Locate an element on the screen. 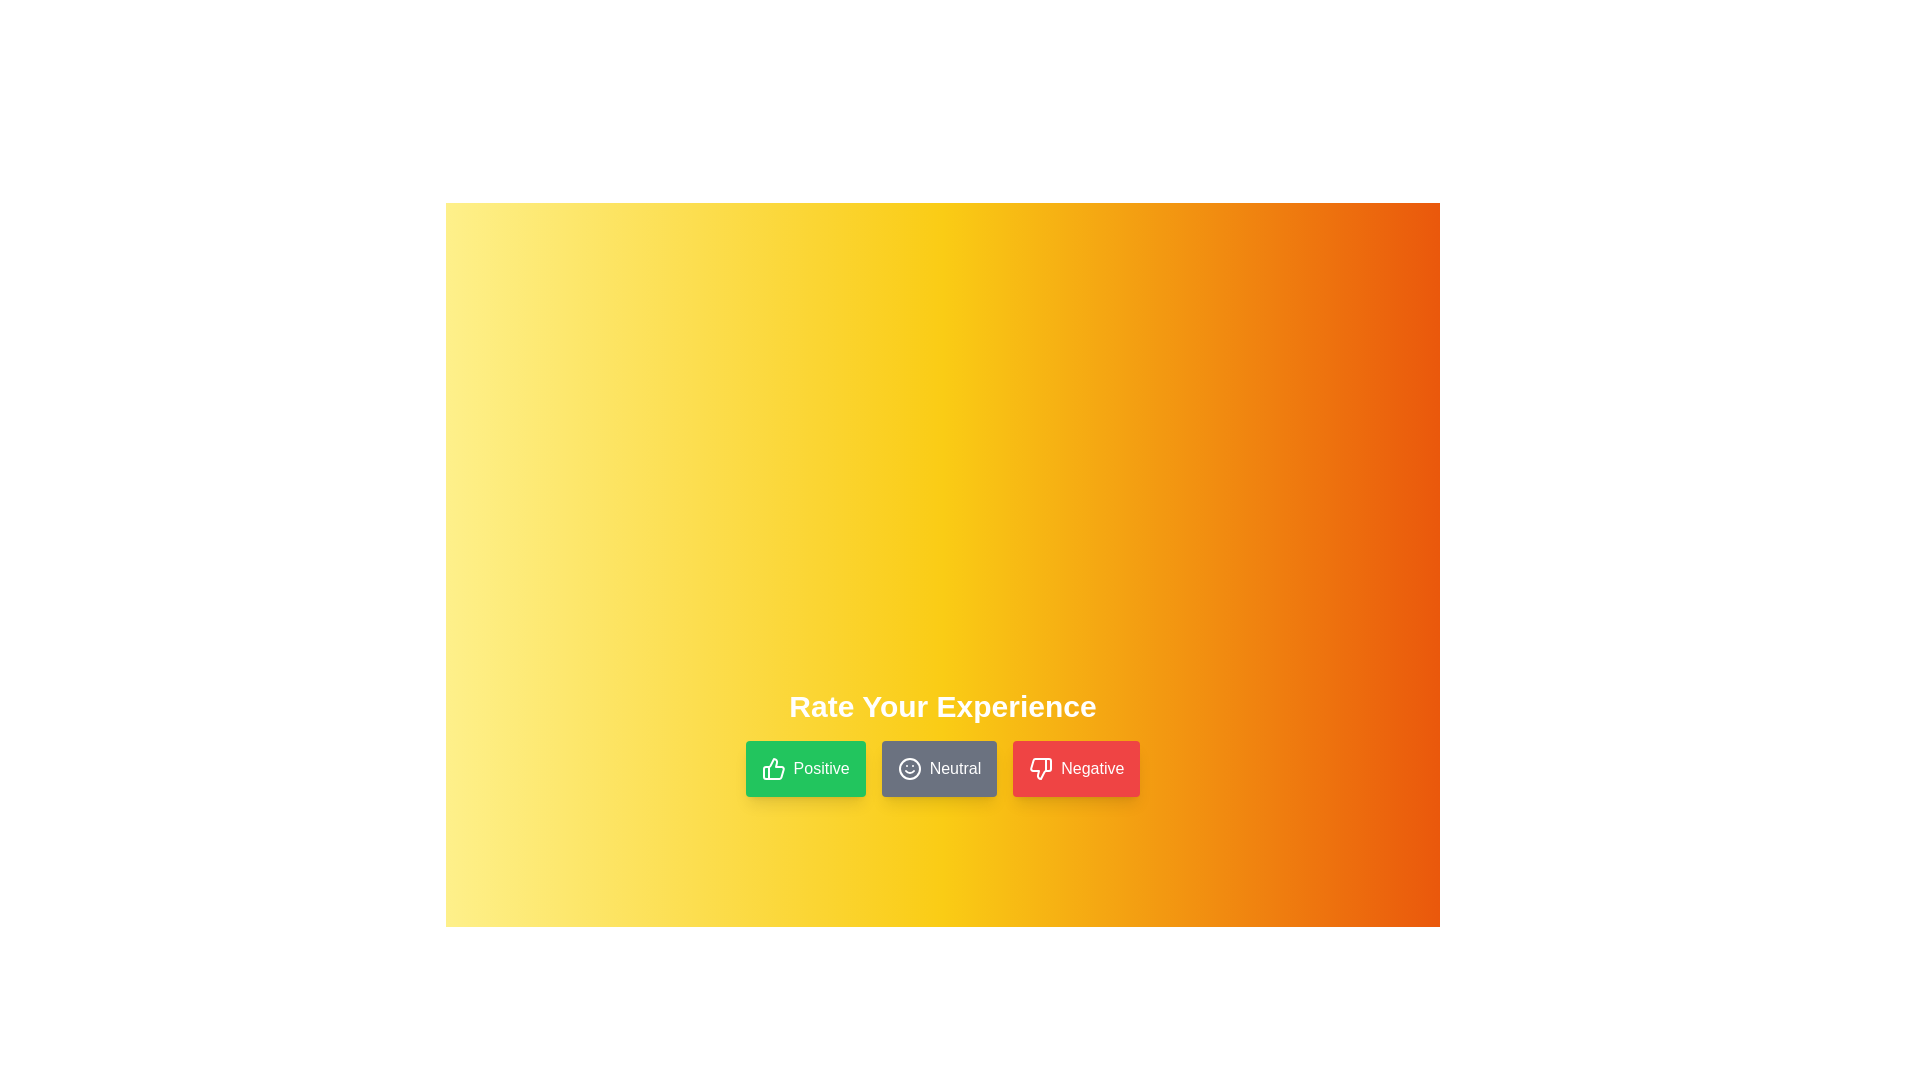 The width and height of the screenshot is (1920, 1080). the Button Group for rating experience, which consists of three options: 'Positive', 'Neutral', and 'Negative', located below the title 'Rate Your Experience' is located at coordinates (941, 767).